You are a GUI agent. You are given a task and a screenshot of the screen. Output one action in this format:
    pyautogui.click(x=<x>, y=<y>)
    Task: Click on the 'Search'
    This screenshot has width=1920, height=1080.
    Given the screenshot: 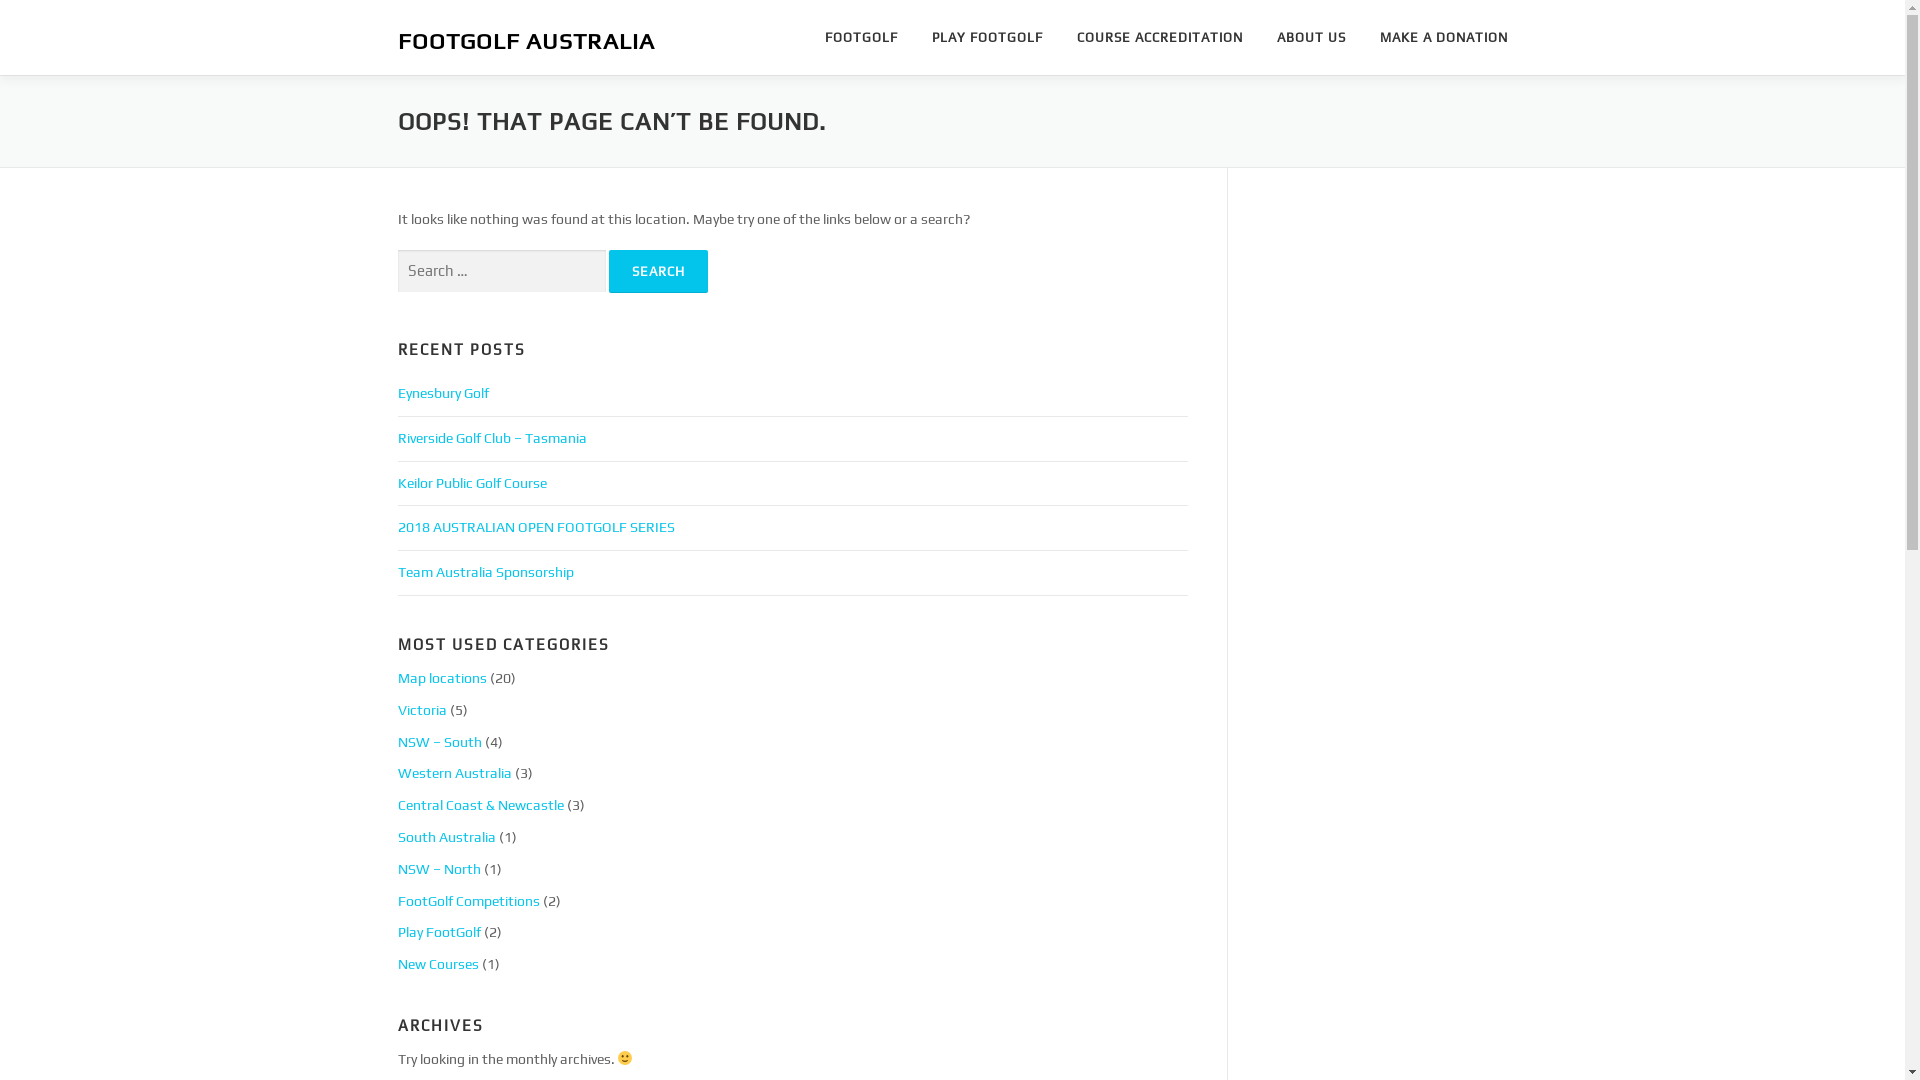 What is the action you would take?
    pyautogui.click(x=657, y=271)
    